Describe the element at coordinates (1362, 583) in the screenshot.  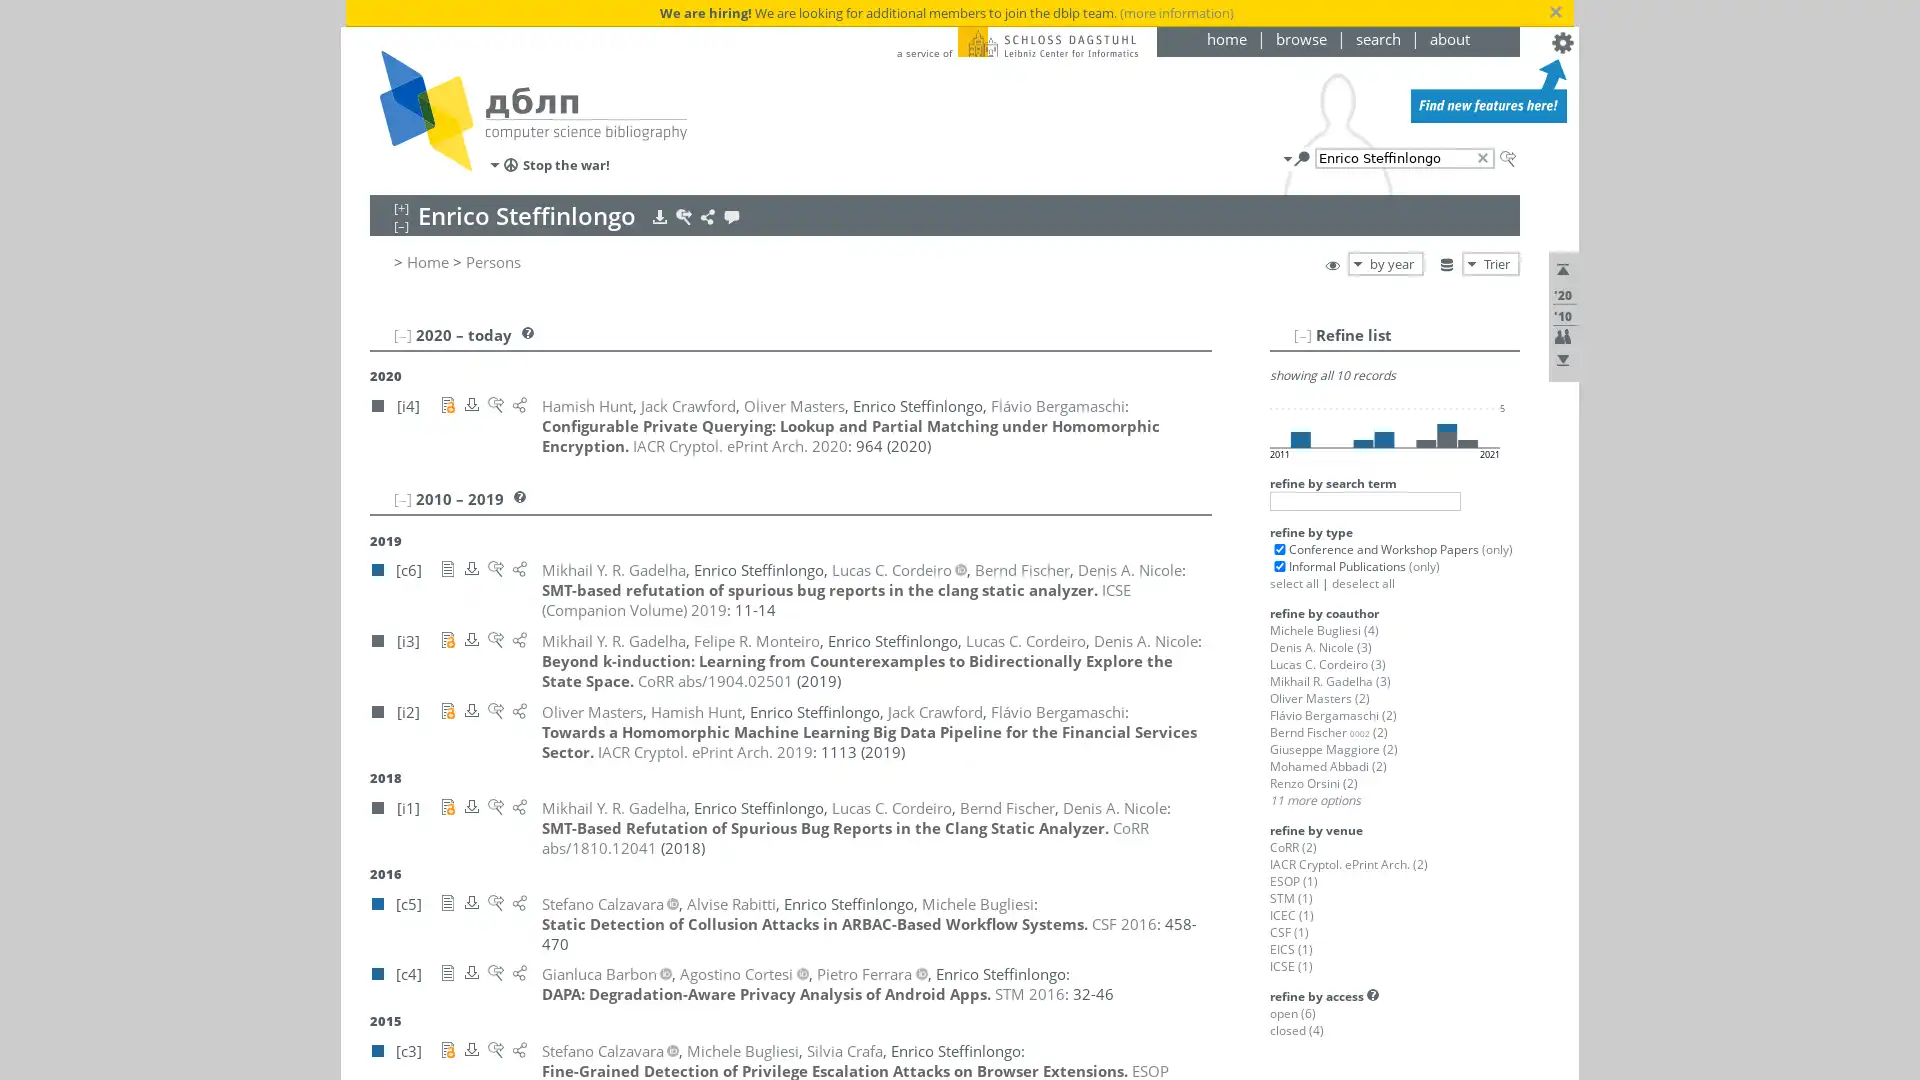
I see `deselect all` at that location.